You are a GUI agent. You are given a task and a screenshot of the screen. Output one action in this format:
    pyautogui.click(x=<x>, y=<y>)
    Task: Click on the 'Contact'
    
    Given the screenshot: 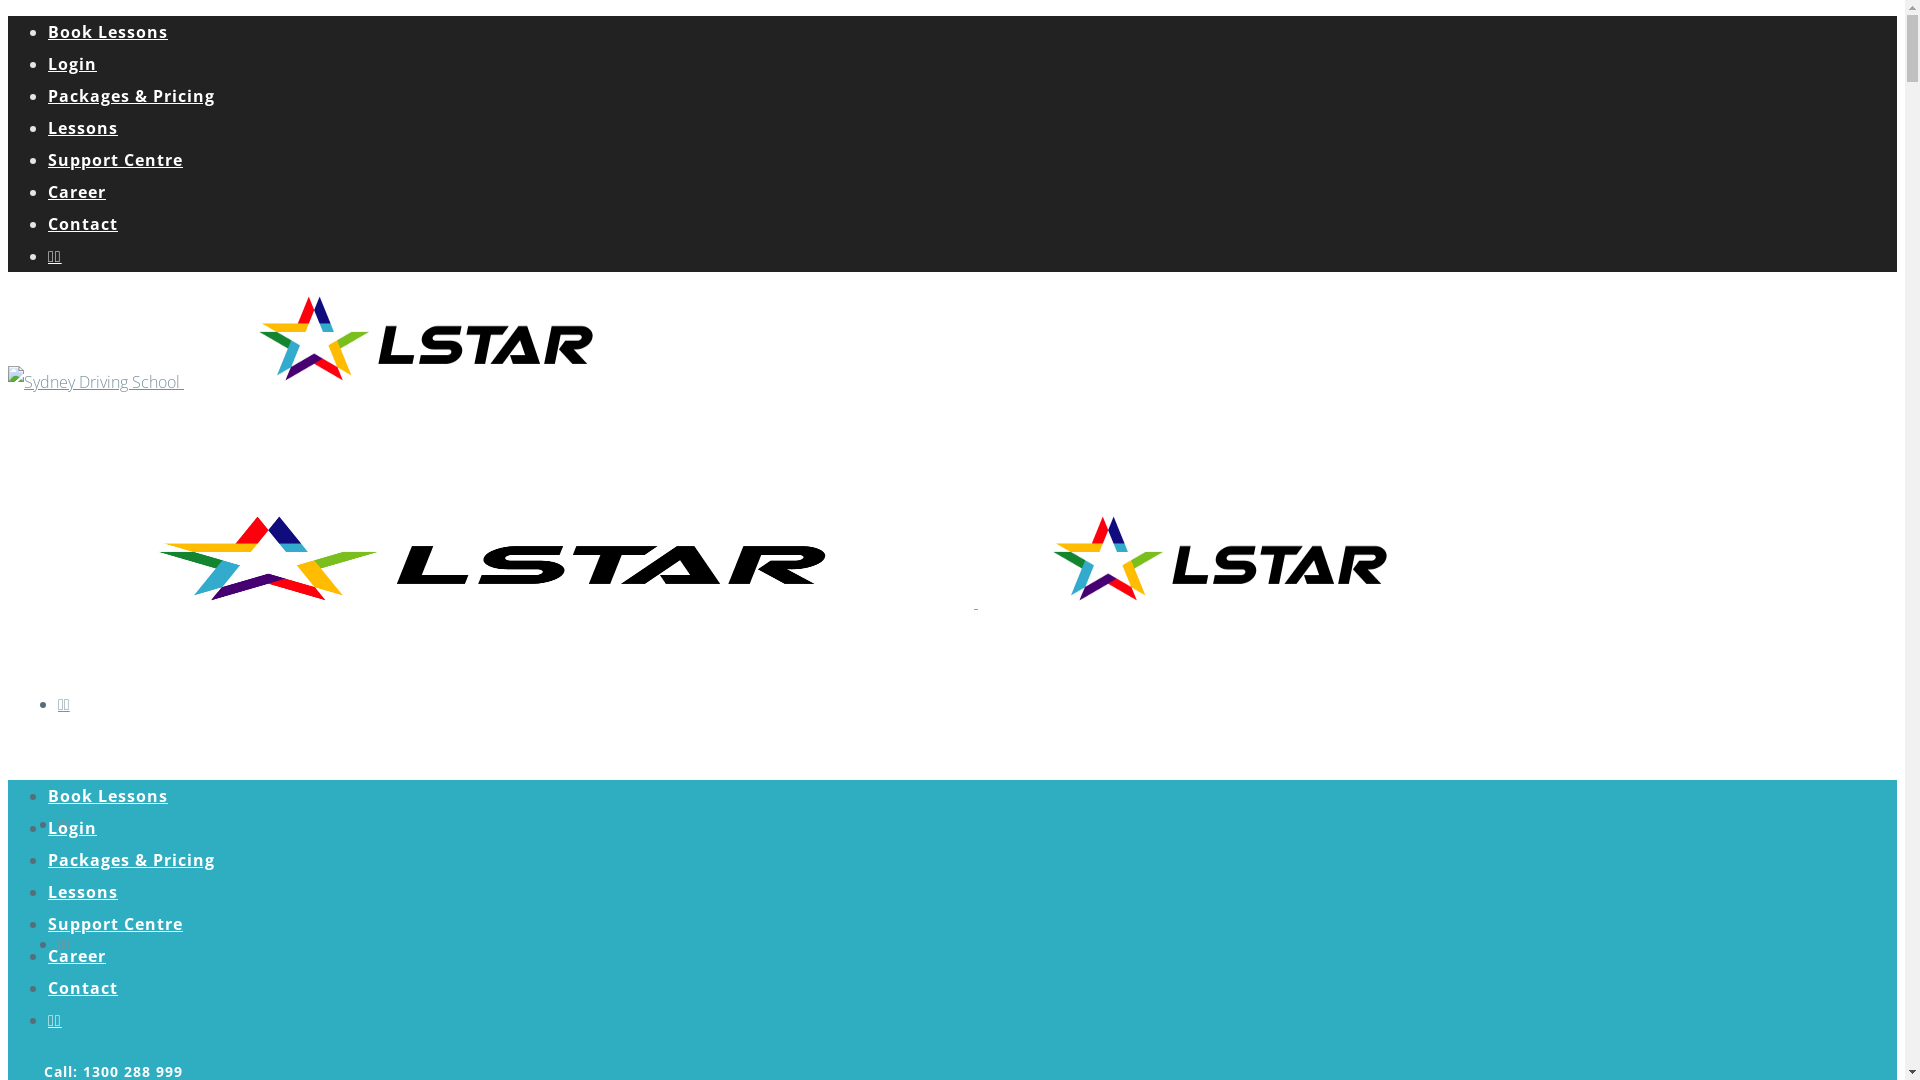 What is the action you would take?
    pyautogui.click(x=81, y=986)
    